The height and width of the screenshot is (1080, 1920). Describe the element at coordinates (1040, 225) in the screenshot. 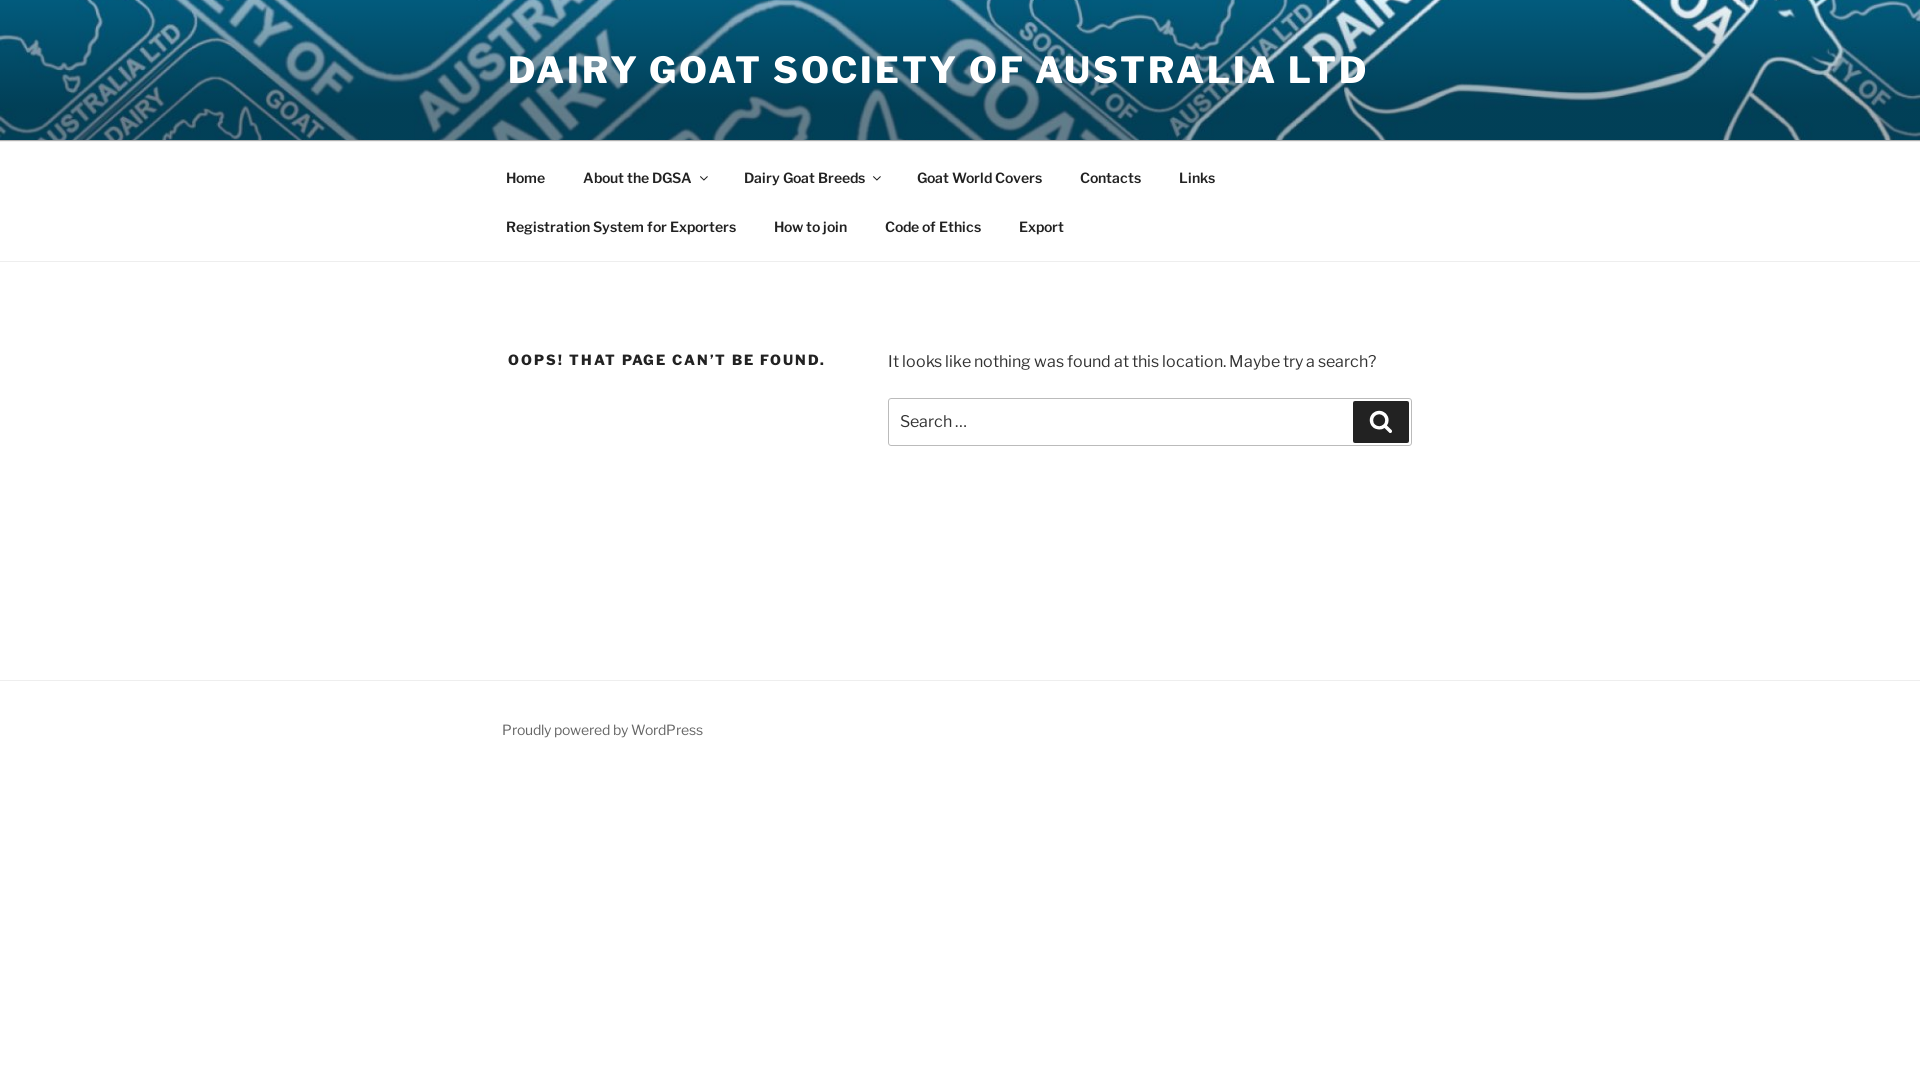

I see `'Export'` at that location.